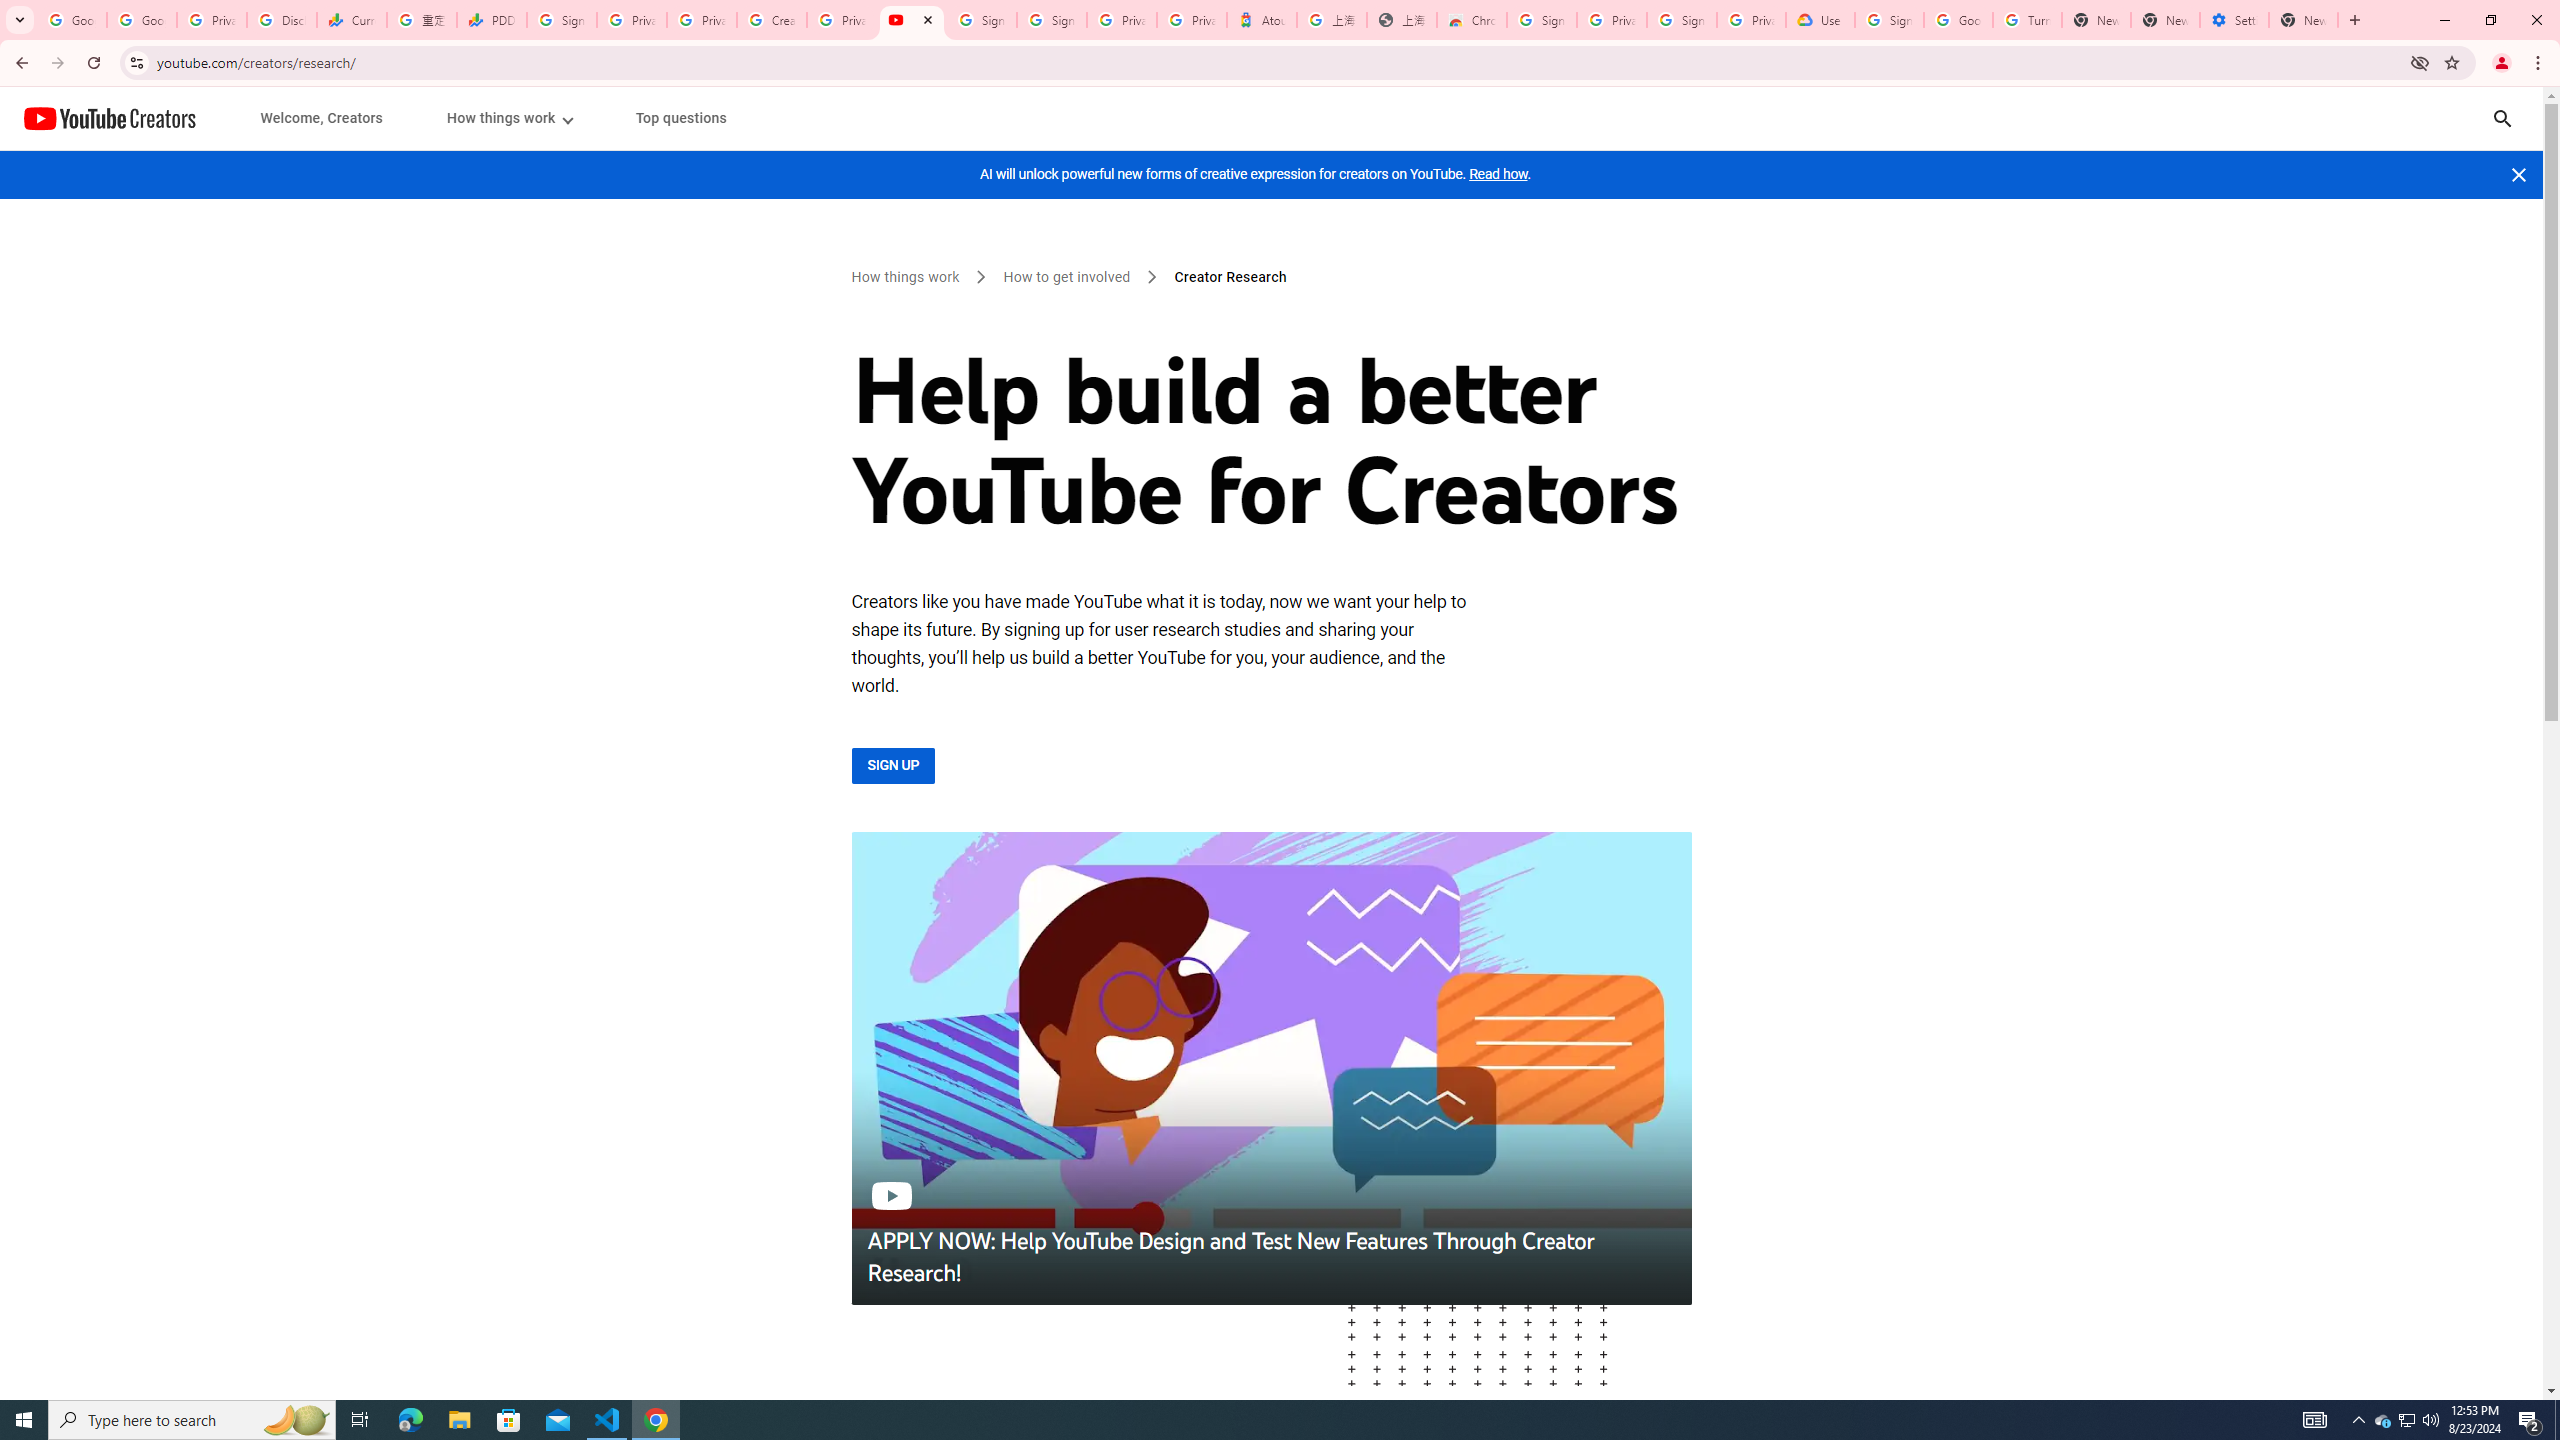  What do you see at coordinates (351, 19) in the screenshot?
I see `'Currencies - Google Finance'` at bounding box center [351, 19].